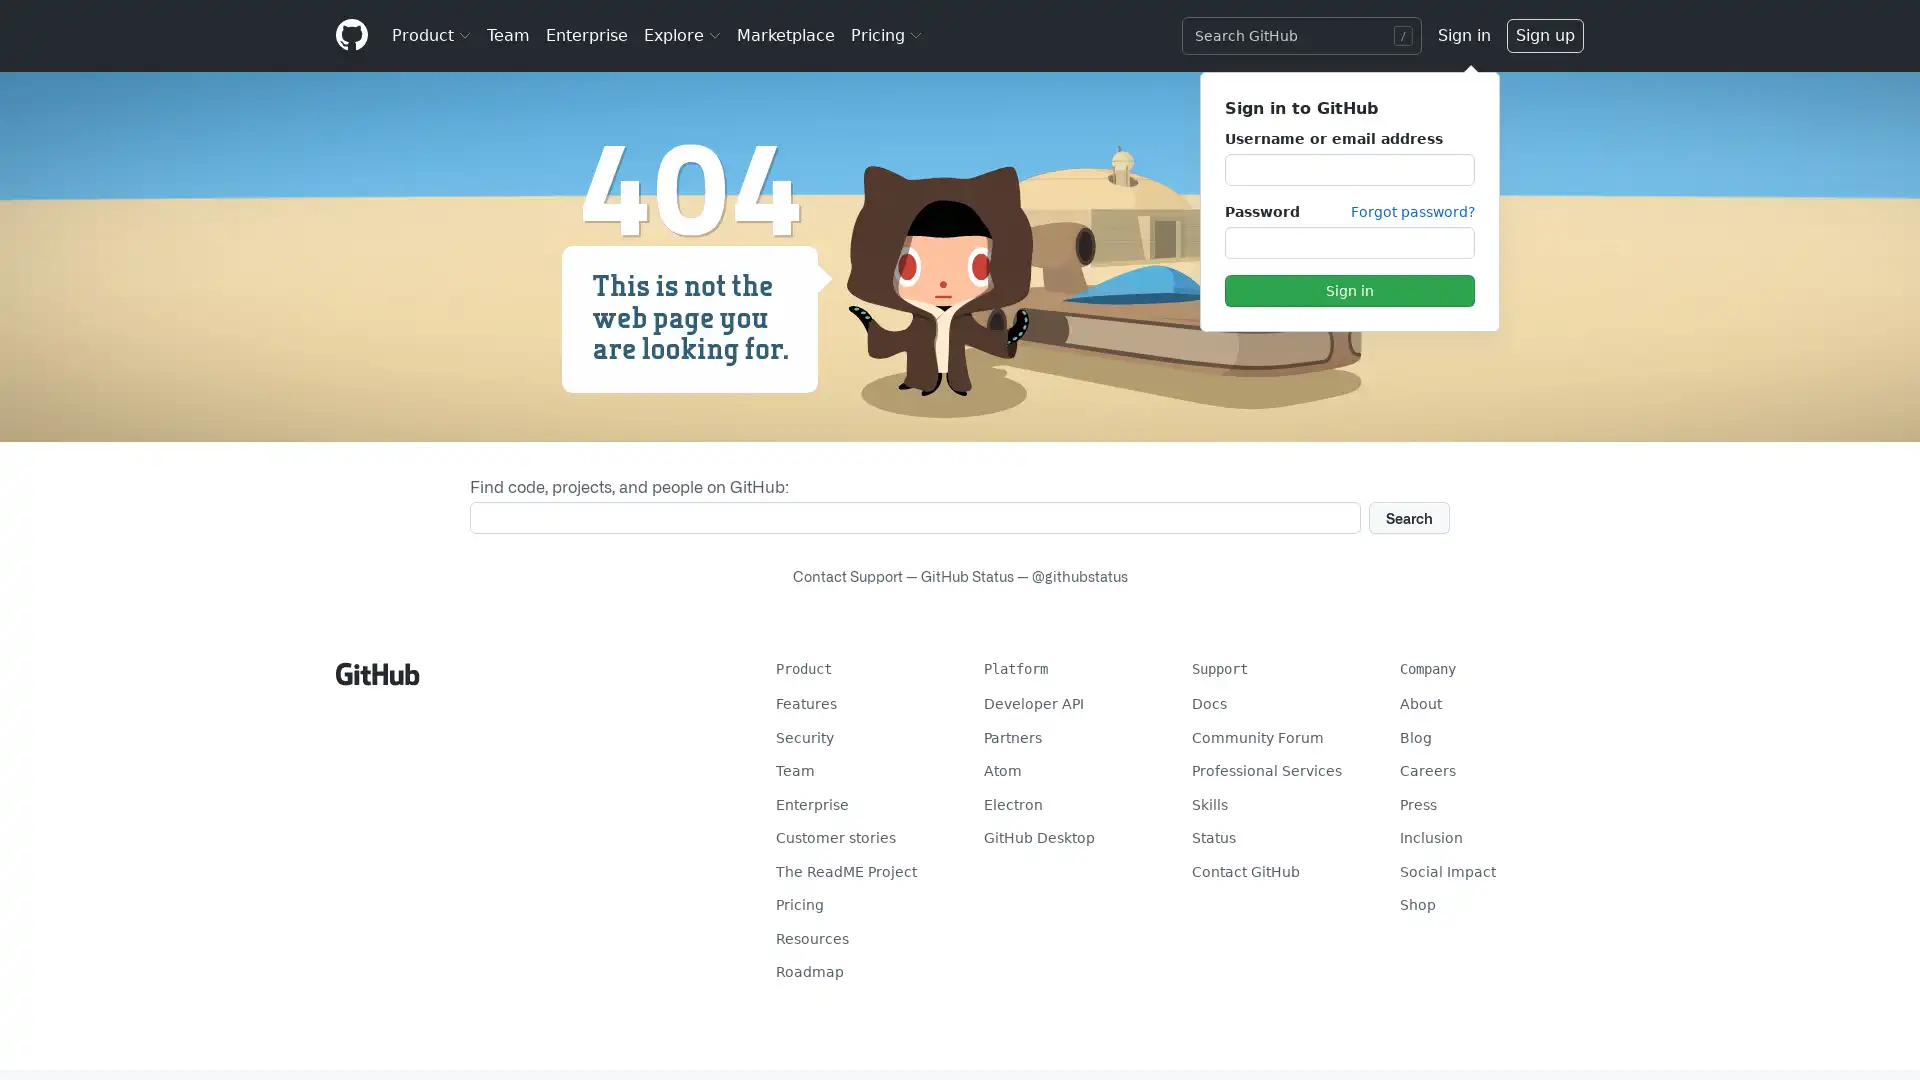 The image size is (1920, 1080). Describe the element at coordinates (1408, 516) in the screenshot. I see `Search` at that location.